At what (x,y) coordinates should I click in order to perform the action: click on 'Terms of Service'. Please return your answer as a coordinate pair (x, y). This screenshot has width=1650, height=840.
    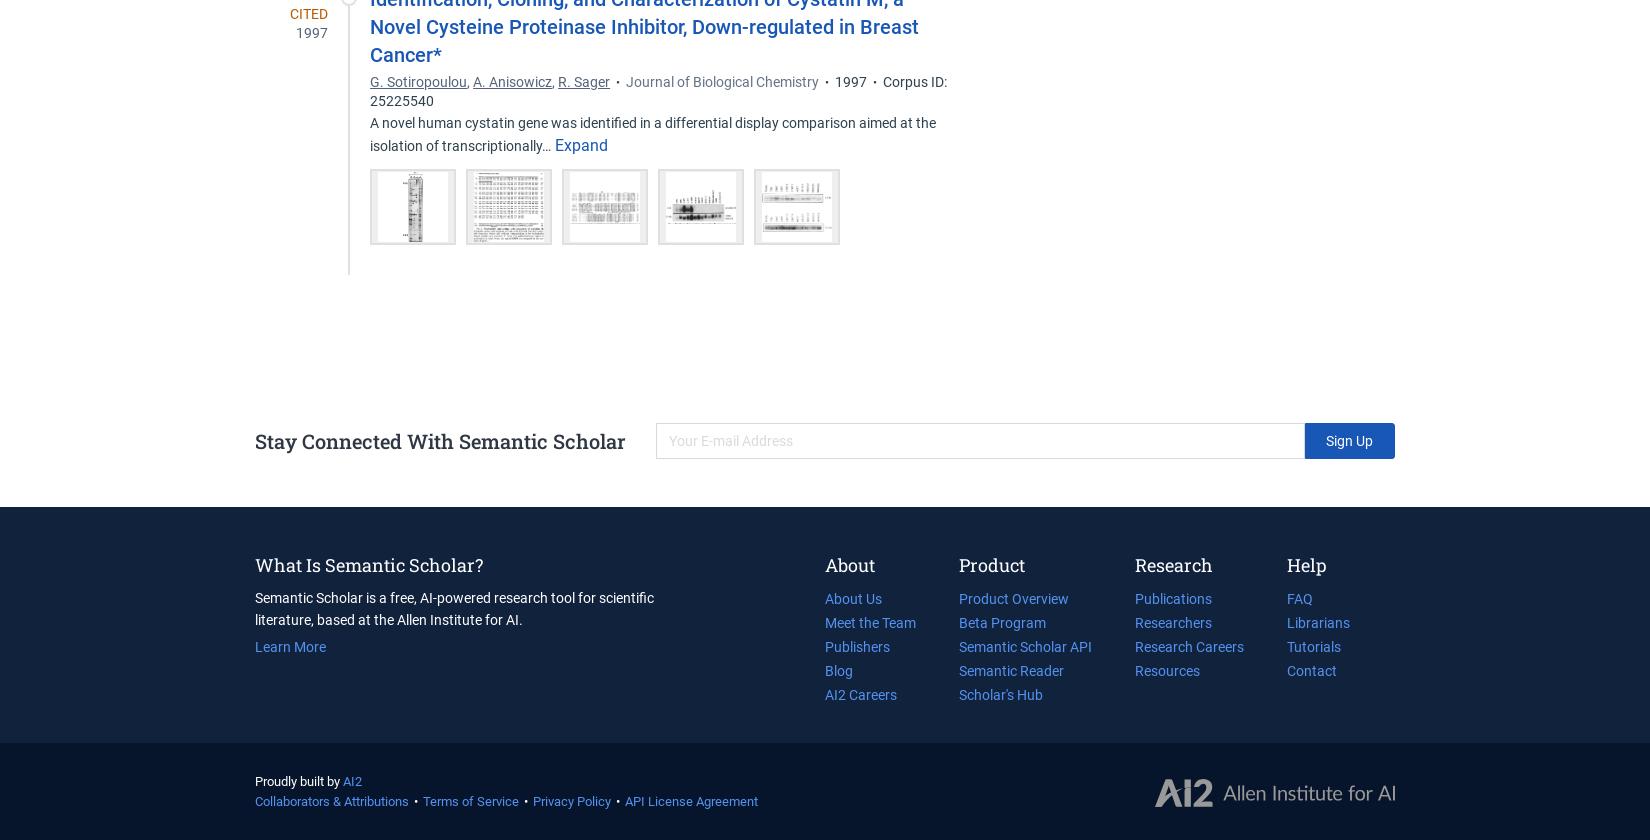
    Looking at the image, I should click on (422, 801).